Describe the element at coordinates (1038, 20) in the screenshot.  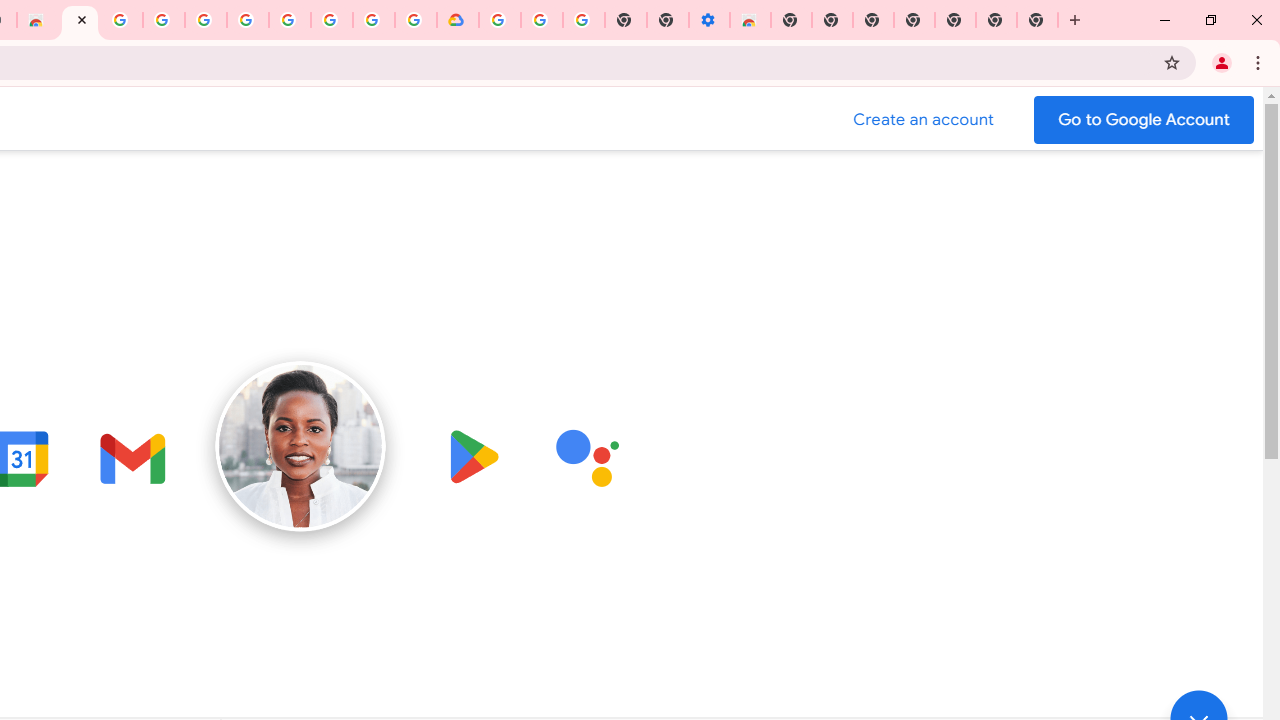
I see `'New Tab'` at that location.